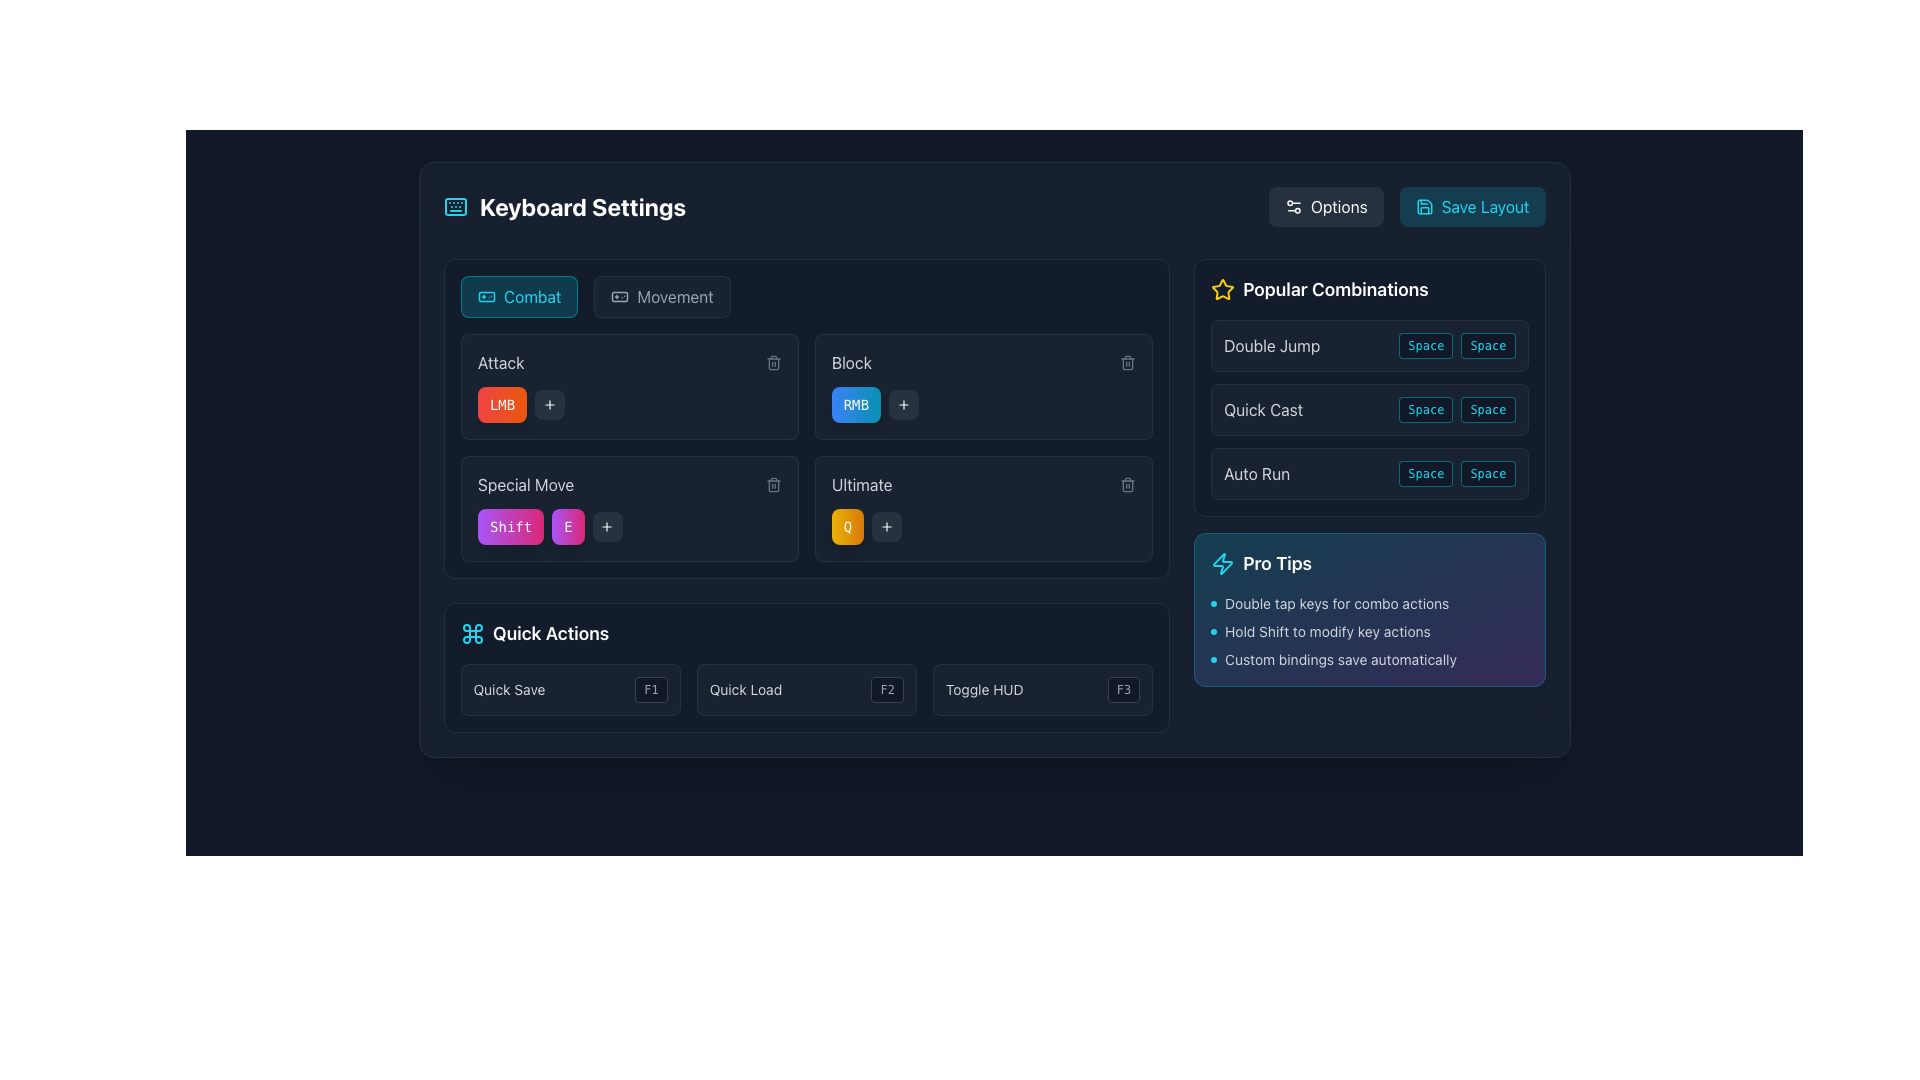 The width and height of the screenshot is (1920, 1080). What do you see at coordinates (772, 486) in the screenshot?
I see `the red trash icon located in the 'Special Move' section of the 'Keyboard Settings' interface` at bounding box center [772, 486].